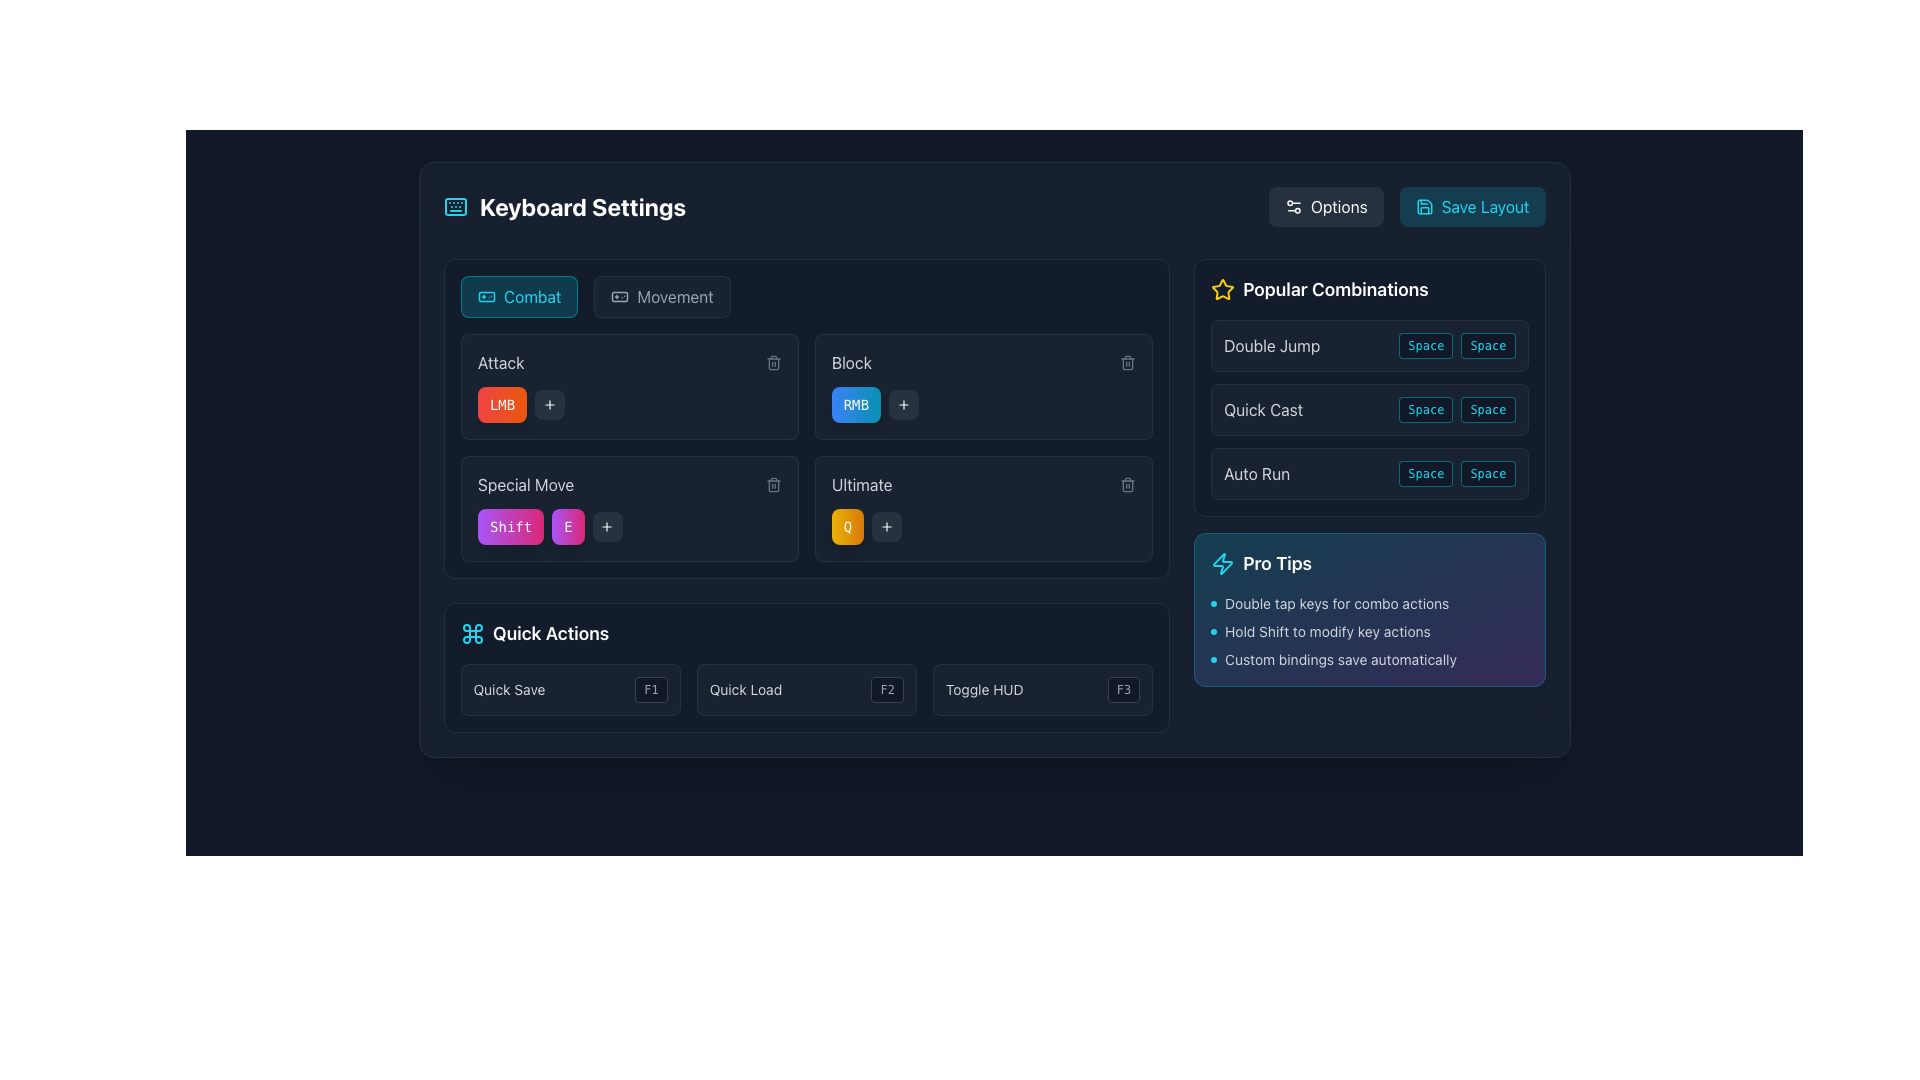 The width and height of the screenshot is (1920, 1080). What do you see at coordinates (772, 486) in the screenshot?
I see `the red trash icon located in the 'Special Move' section of the 'Keyboard Settings' interface` at bounding box center [772, 486].